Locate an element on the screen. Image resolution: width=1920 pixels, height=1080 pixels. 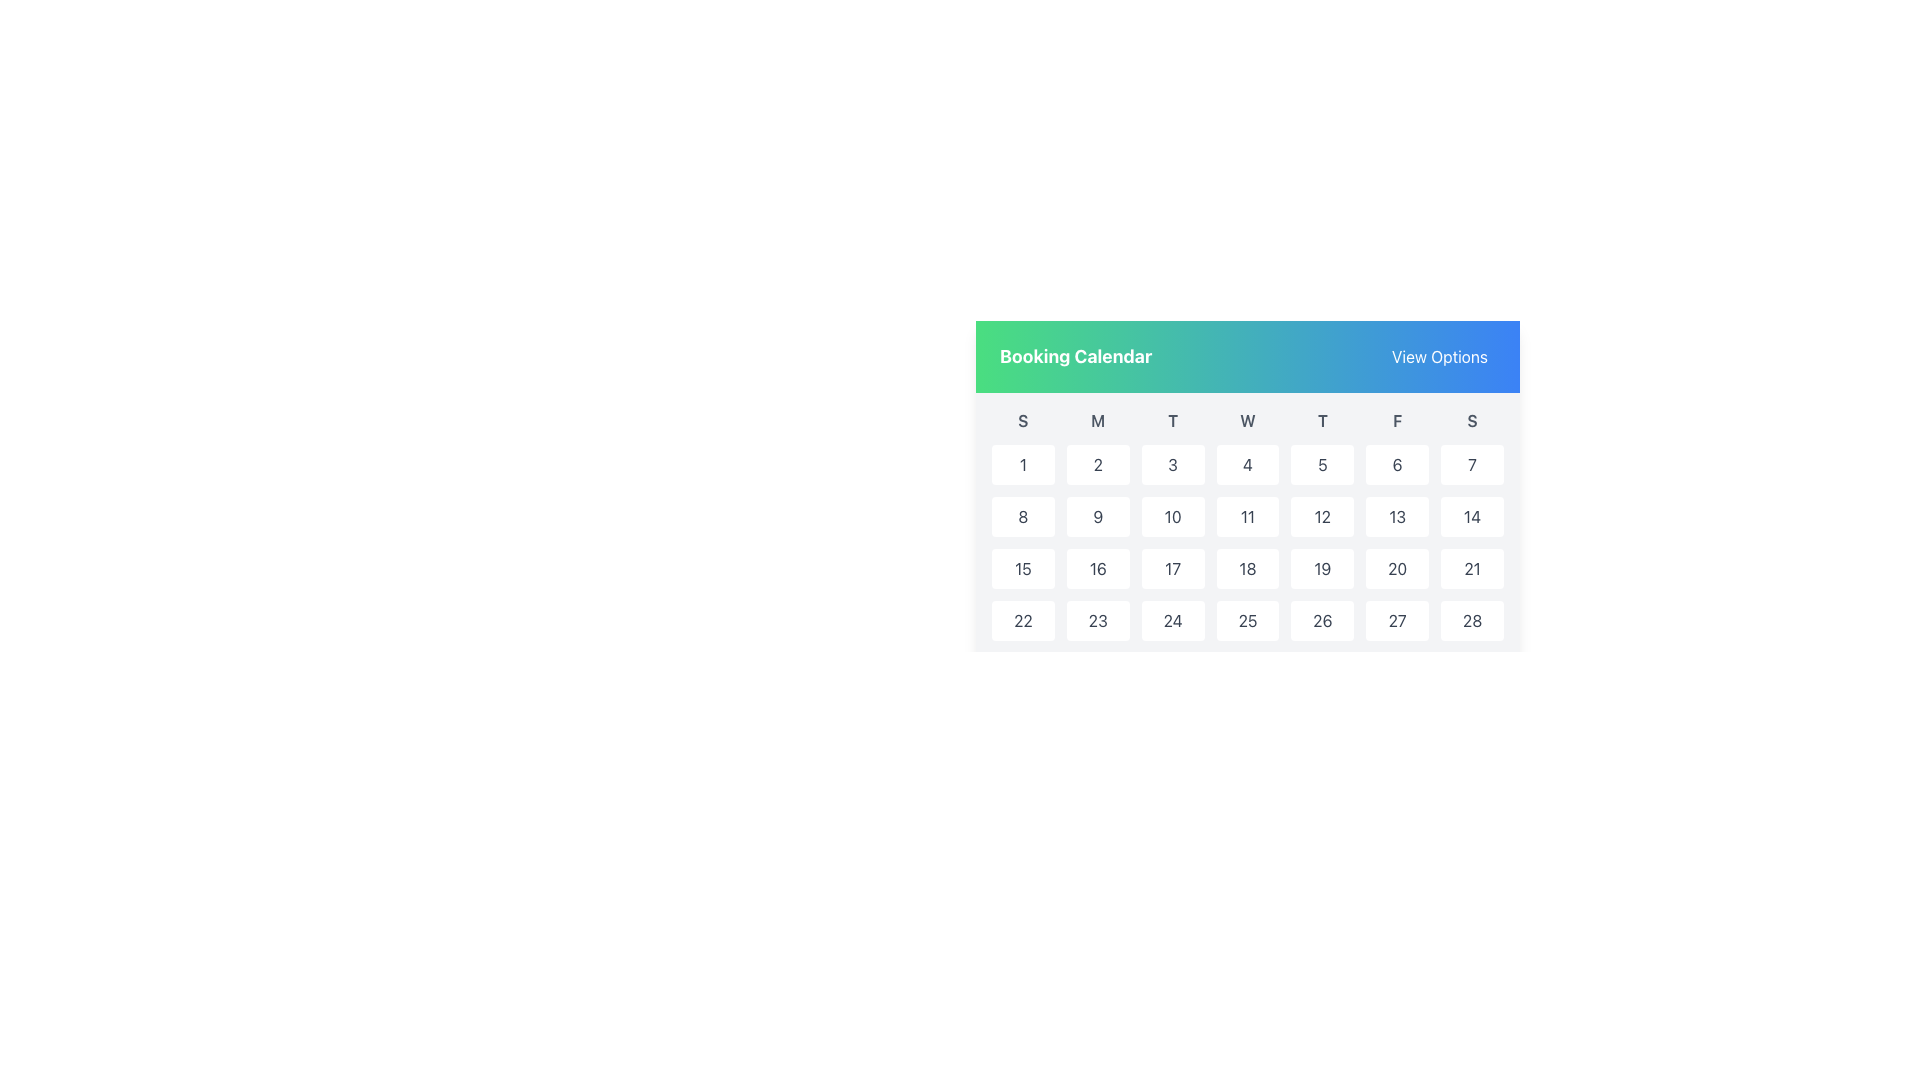
the text element displaying the digit '3' inside a white rectangular button in the calendar interface is located at coordinates (1173, 465).